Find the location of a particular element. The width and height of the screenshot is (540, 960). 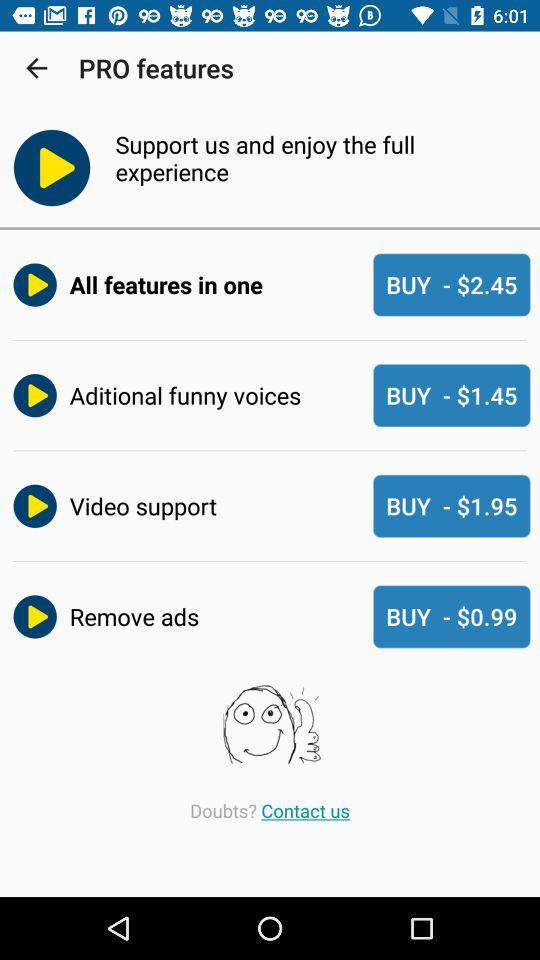

the play icon is located at coordinates (30, 284).